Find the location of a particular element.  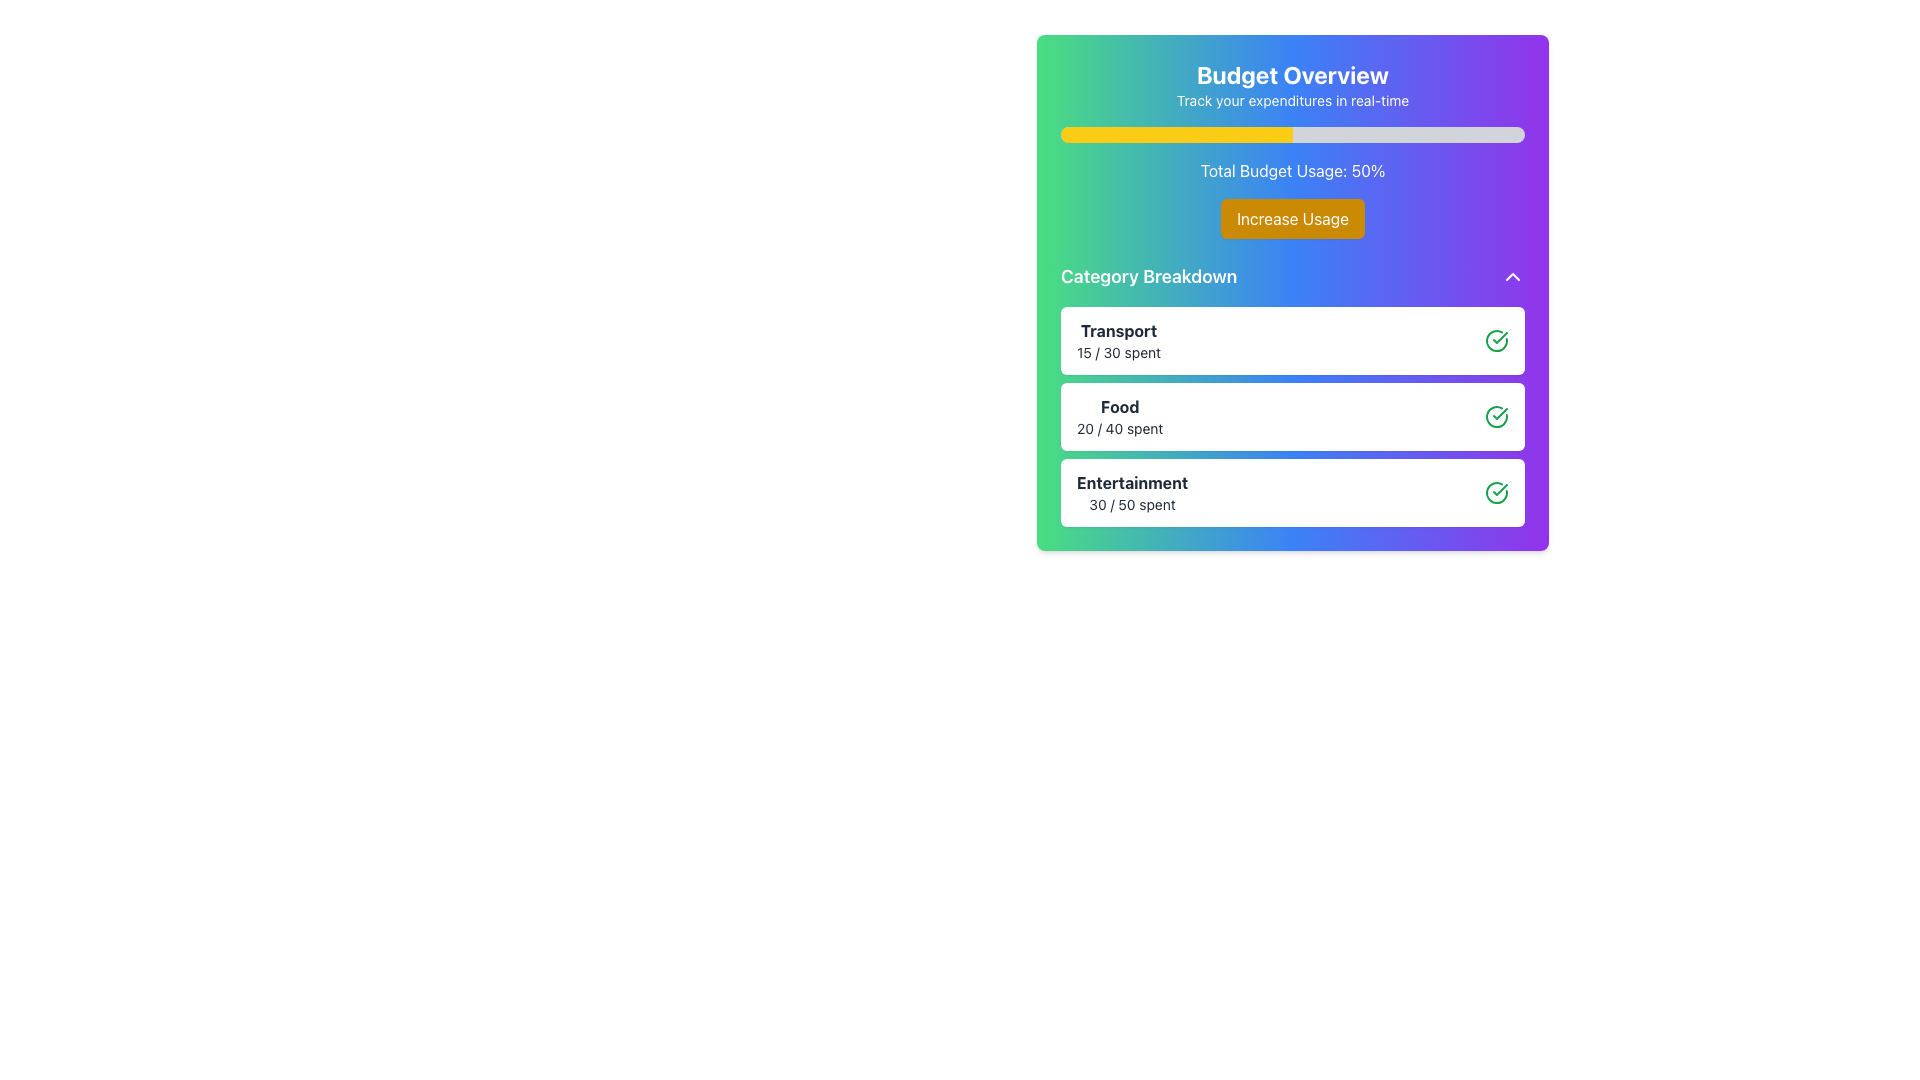

the horizontal progress bar located below the 'Track your expenditures in real-time' text and above the 'Total Budget Usage: 50%' text is located at coordinates (1292, 135).